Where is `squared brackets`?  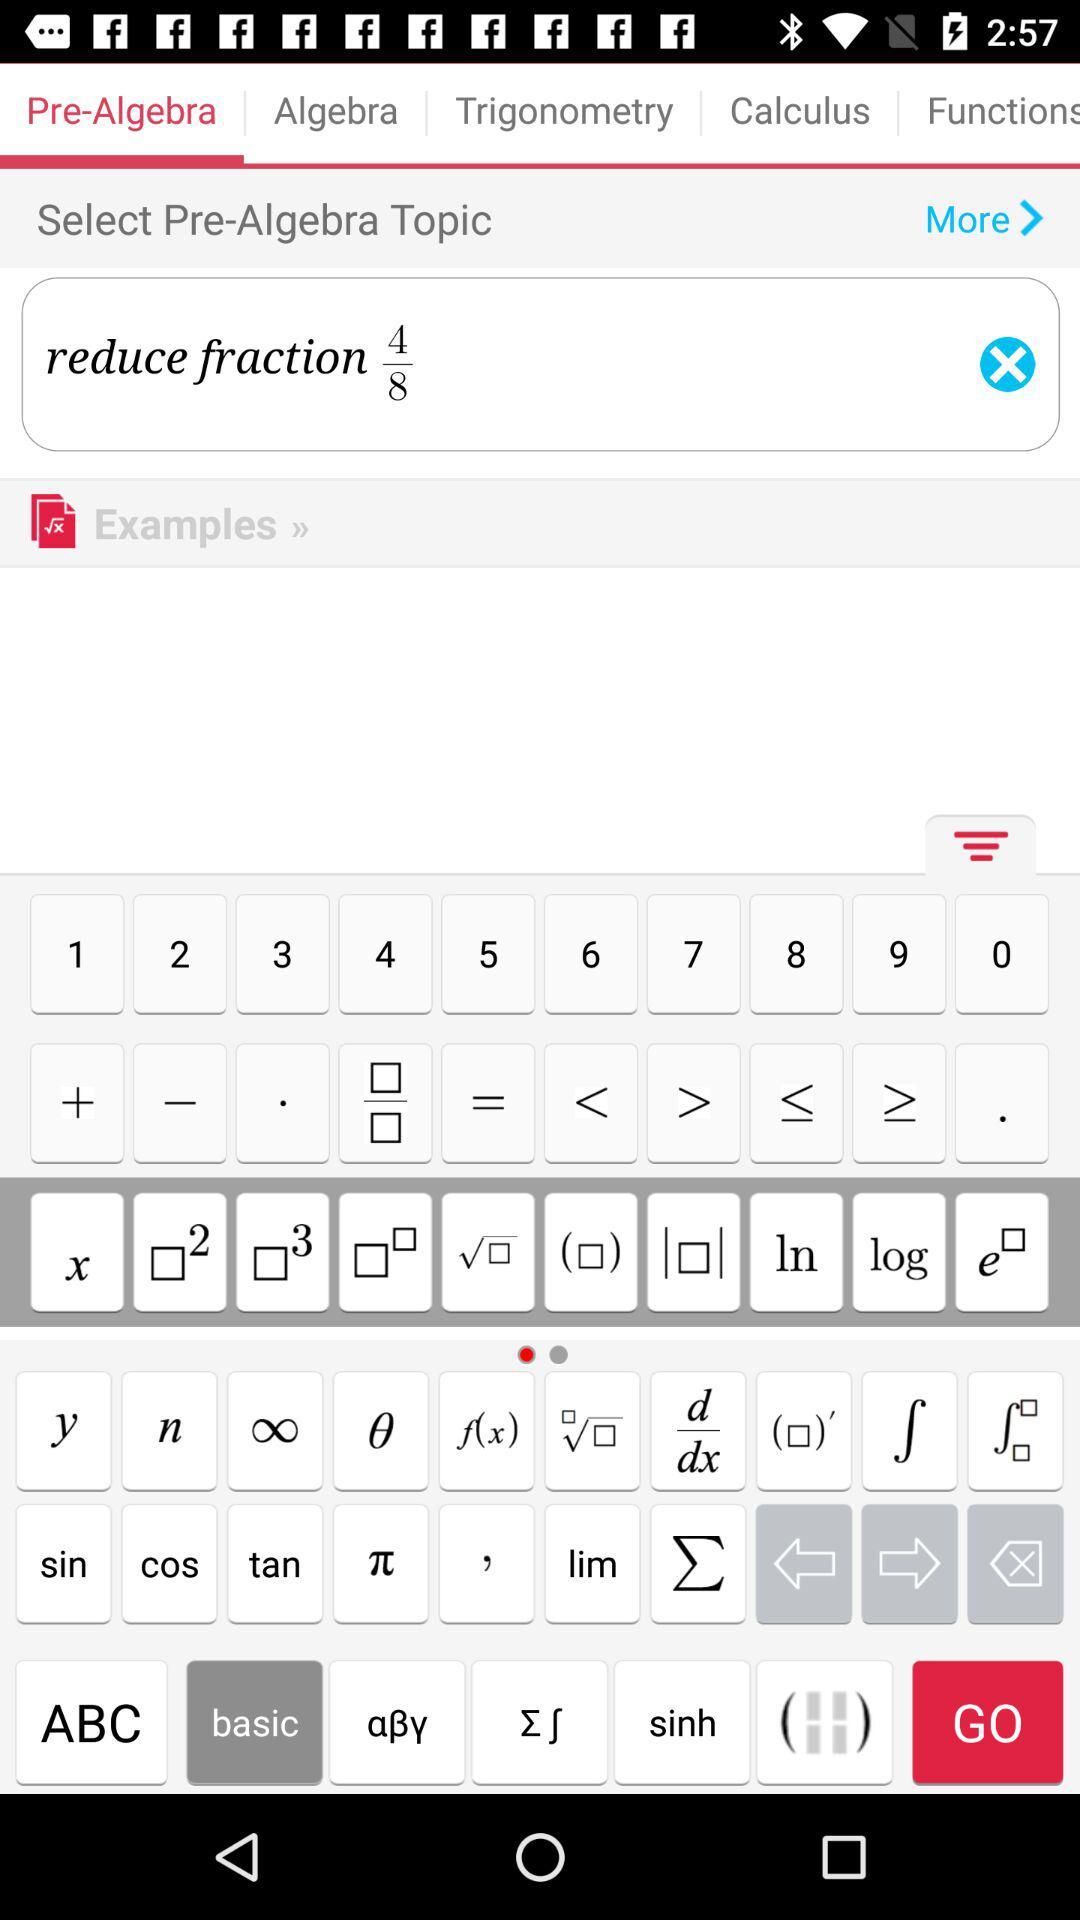
squared brackets is located at coordinates (692, 1251).